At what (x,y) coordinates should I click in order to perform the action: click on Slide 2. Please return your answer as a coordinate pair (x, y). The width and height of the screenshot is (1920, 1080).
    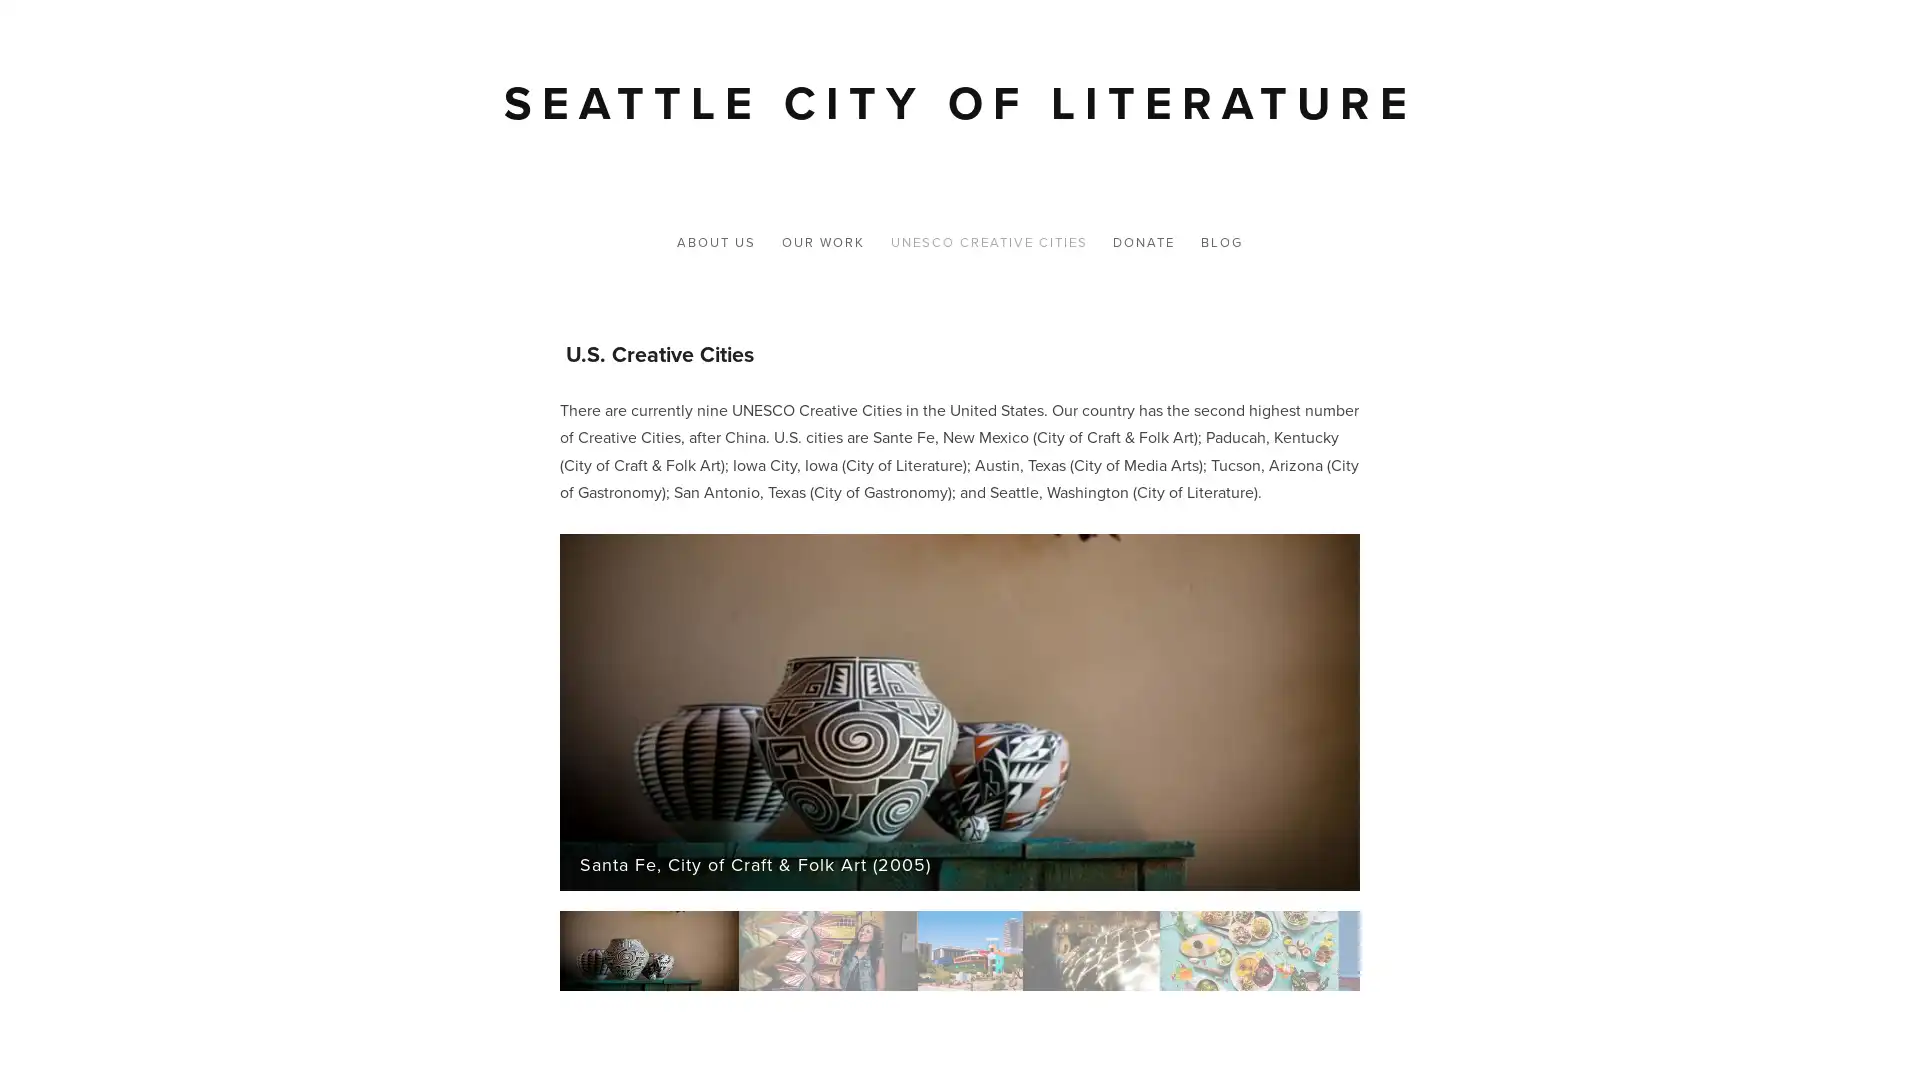
    Looking at the image, I should click on (817, 950).